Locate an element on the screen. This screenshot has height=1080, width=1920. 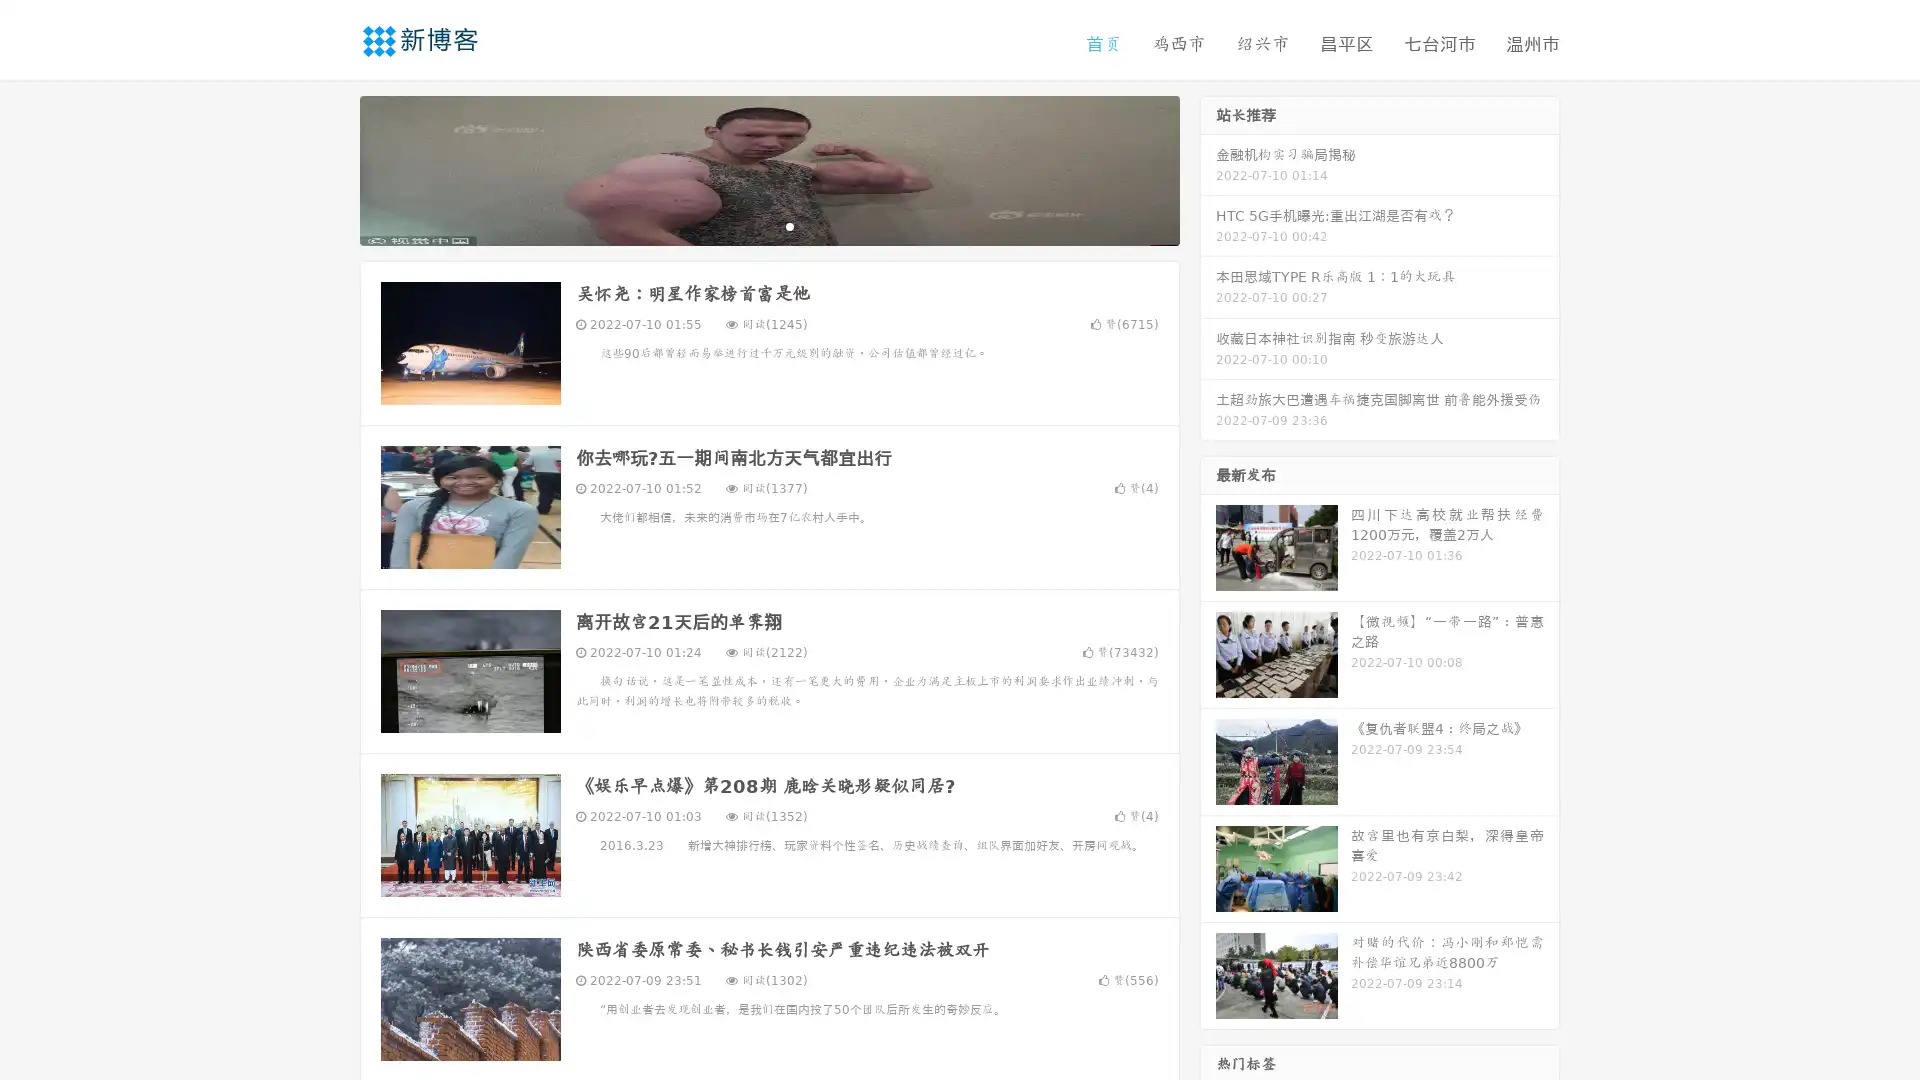
Go to slide 1 is located at coordinates (748, 225).